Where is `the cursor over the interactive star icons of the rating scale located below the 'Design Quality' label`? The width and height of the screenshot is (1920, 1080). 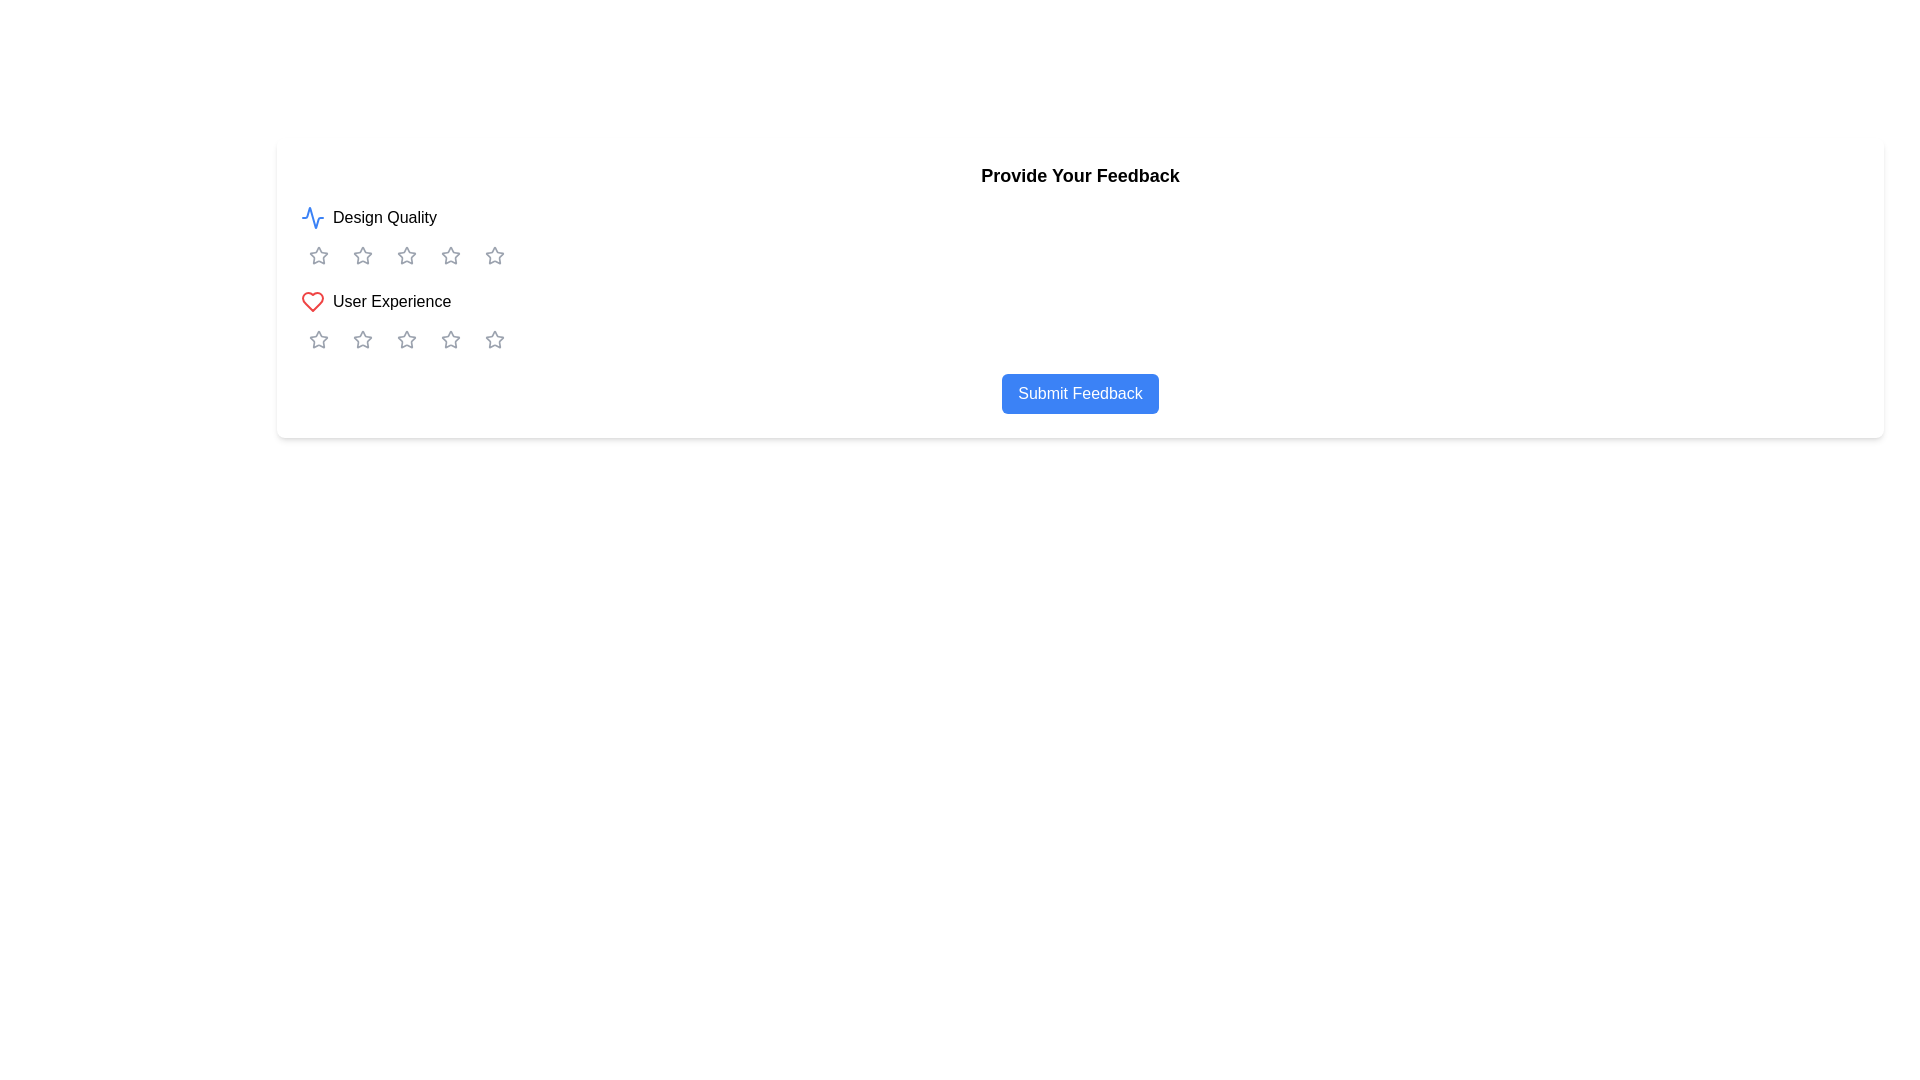
the cursor over the interactive star icons of the rating scale located below the 'Design Quality' label is located at coordinates (1079, 254).